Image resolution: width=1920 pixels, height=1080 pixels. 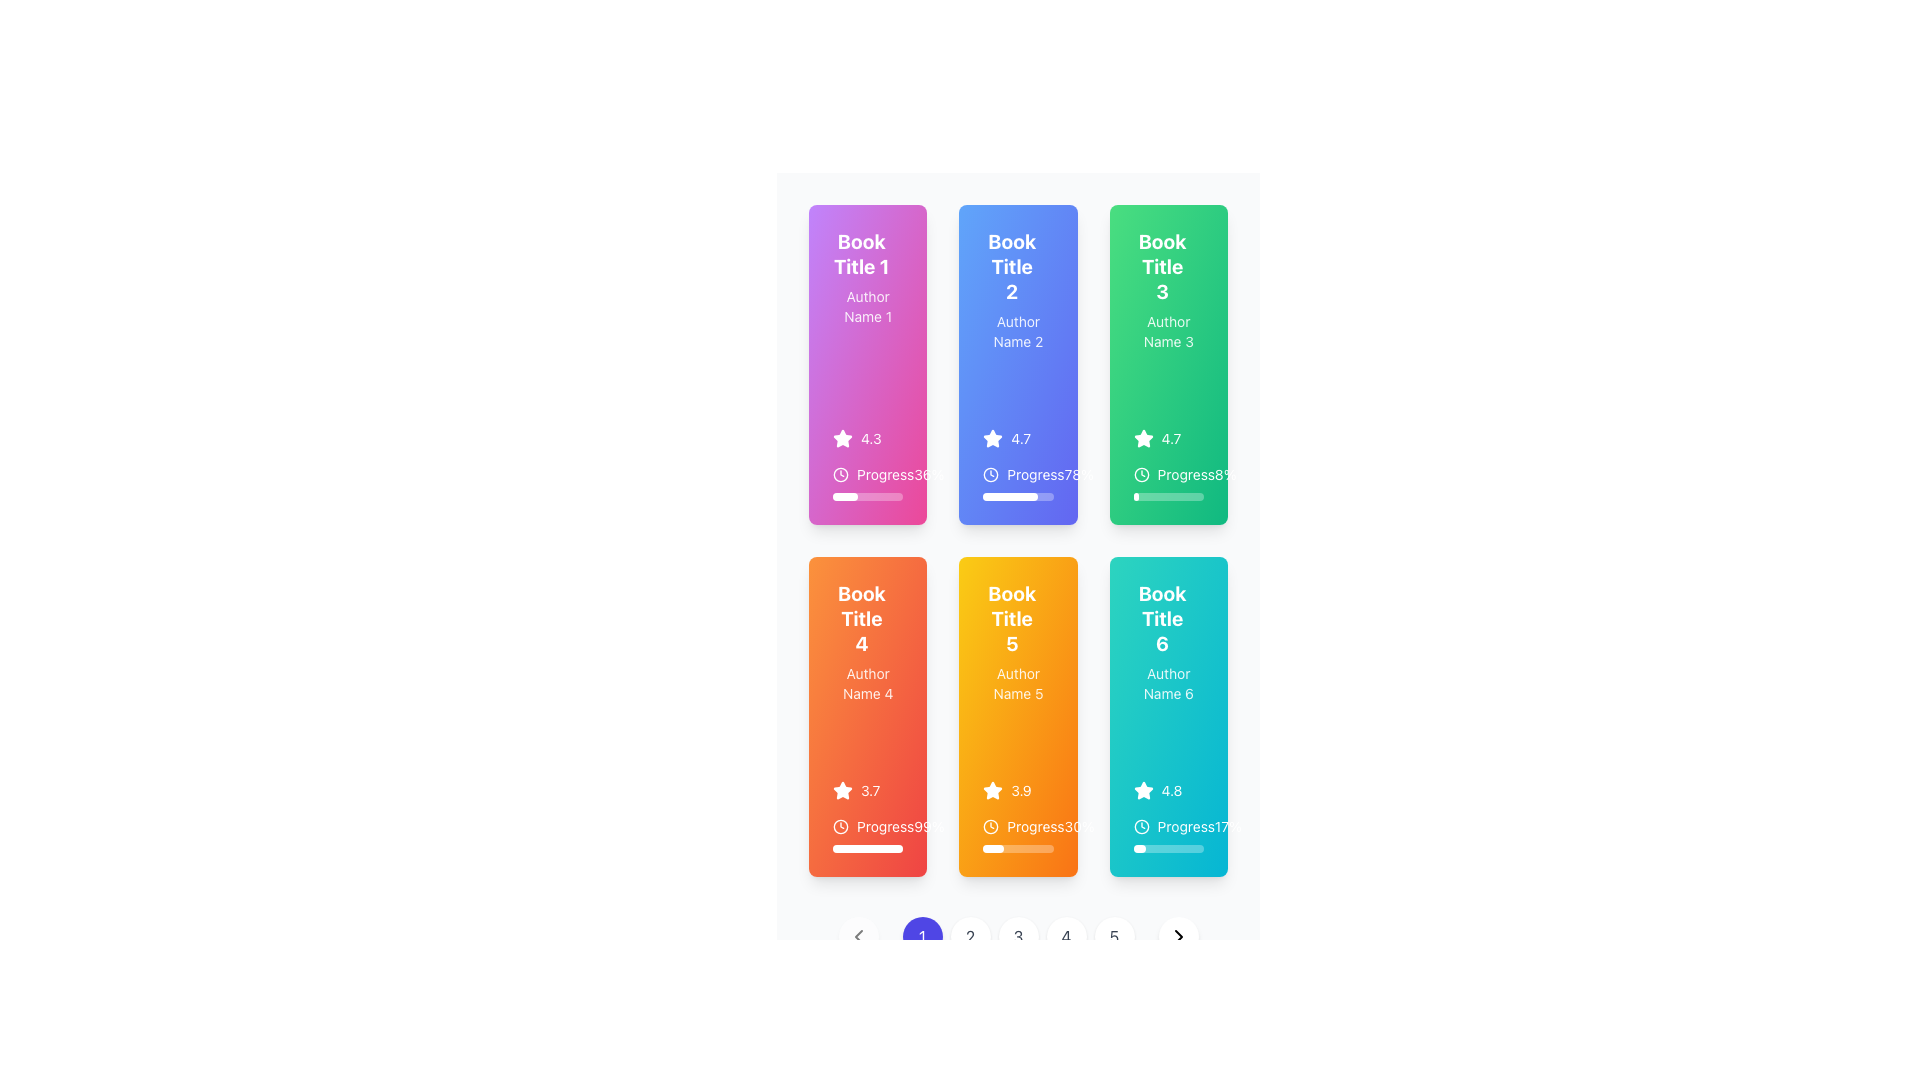 What do you see at coordinates (845, 496) in the screenshot?
I see `the Progress bar located in the first card of the leftmost column, positioned below the text 'Progress 36%'` at bounding box center [845, 496].